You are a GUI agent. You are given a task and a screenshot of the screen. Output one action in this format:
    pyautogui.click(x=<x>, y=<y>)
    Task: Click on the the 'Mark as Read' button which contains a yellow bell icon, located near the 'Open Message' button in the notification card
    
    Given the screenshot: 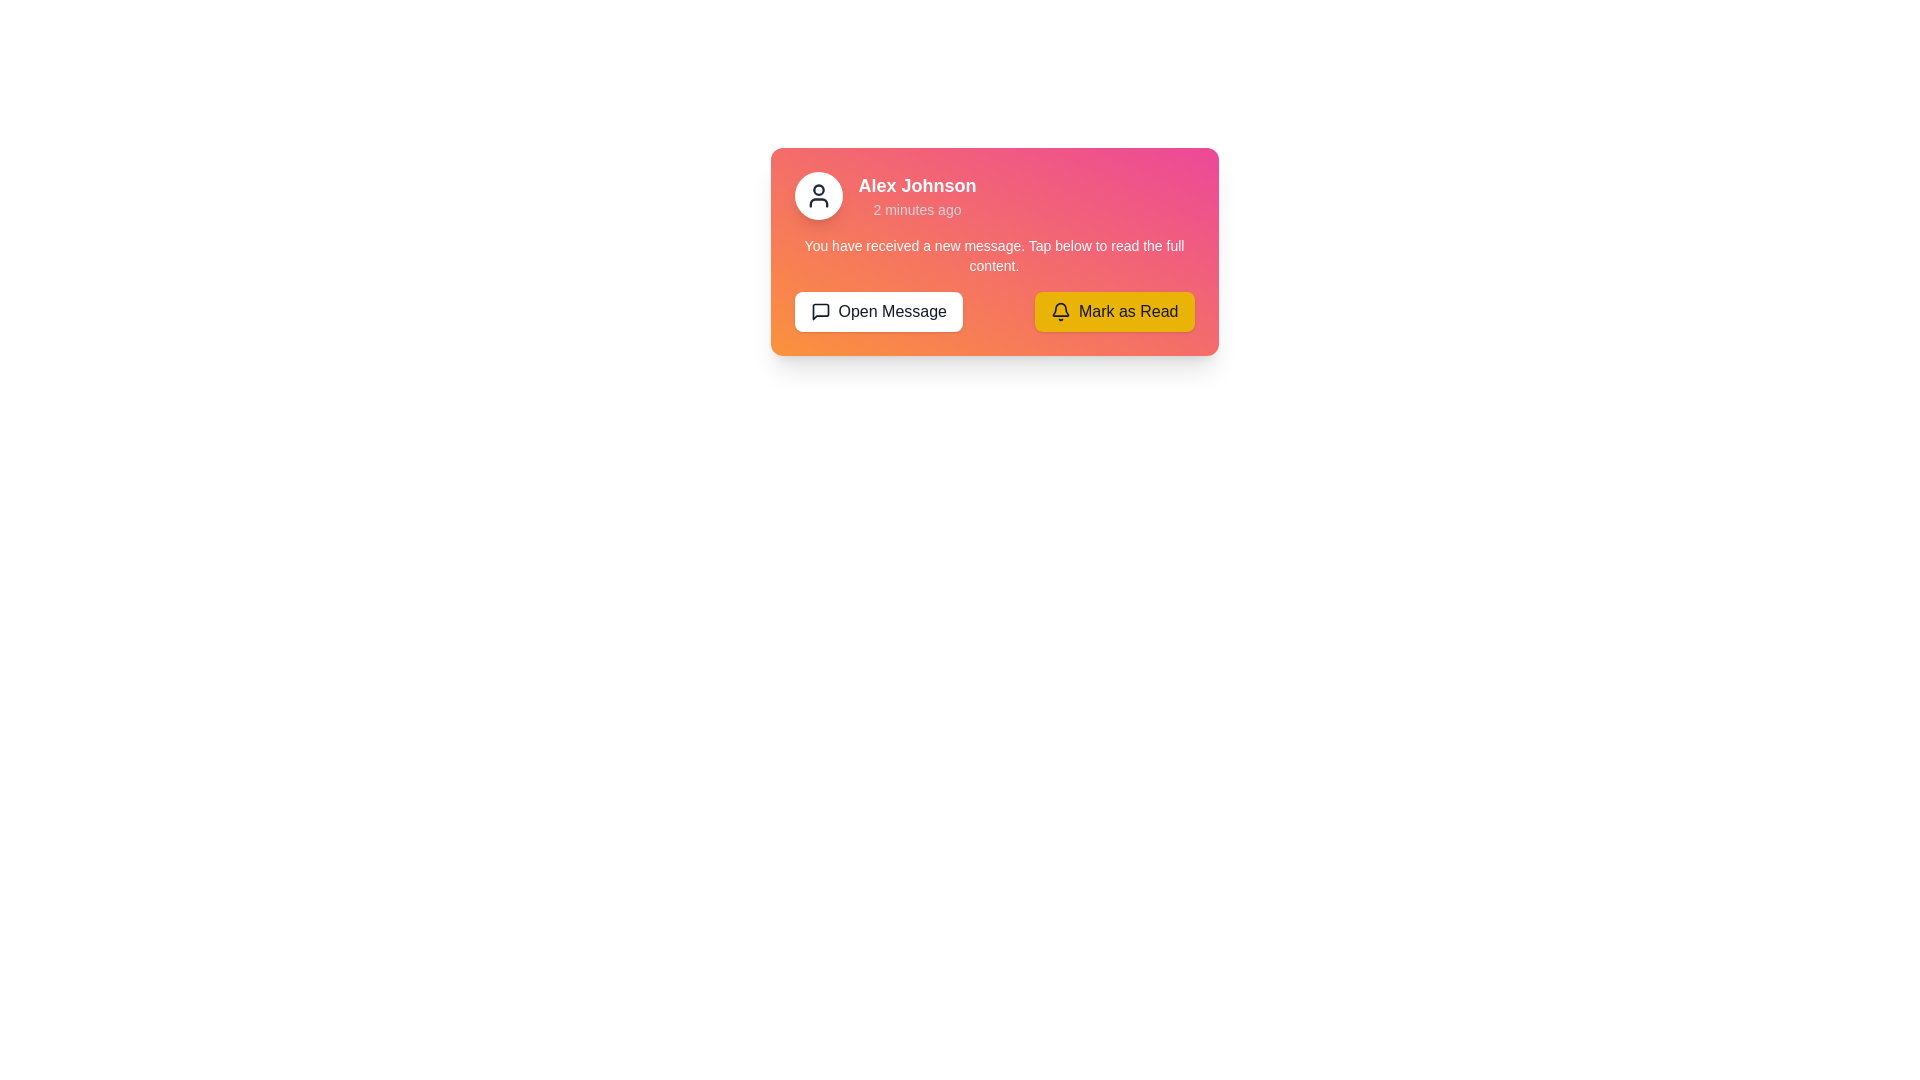 What is the action you would take?
    pyautogui.click(x=1059, y=309)
    